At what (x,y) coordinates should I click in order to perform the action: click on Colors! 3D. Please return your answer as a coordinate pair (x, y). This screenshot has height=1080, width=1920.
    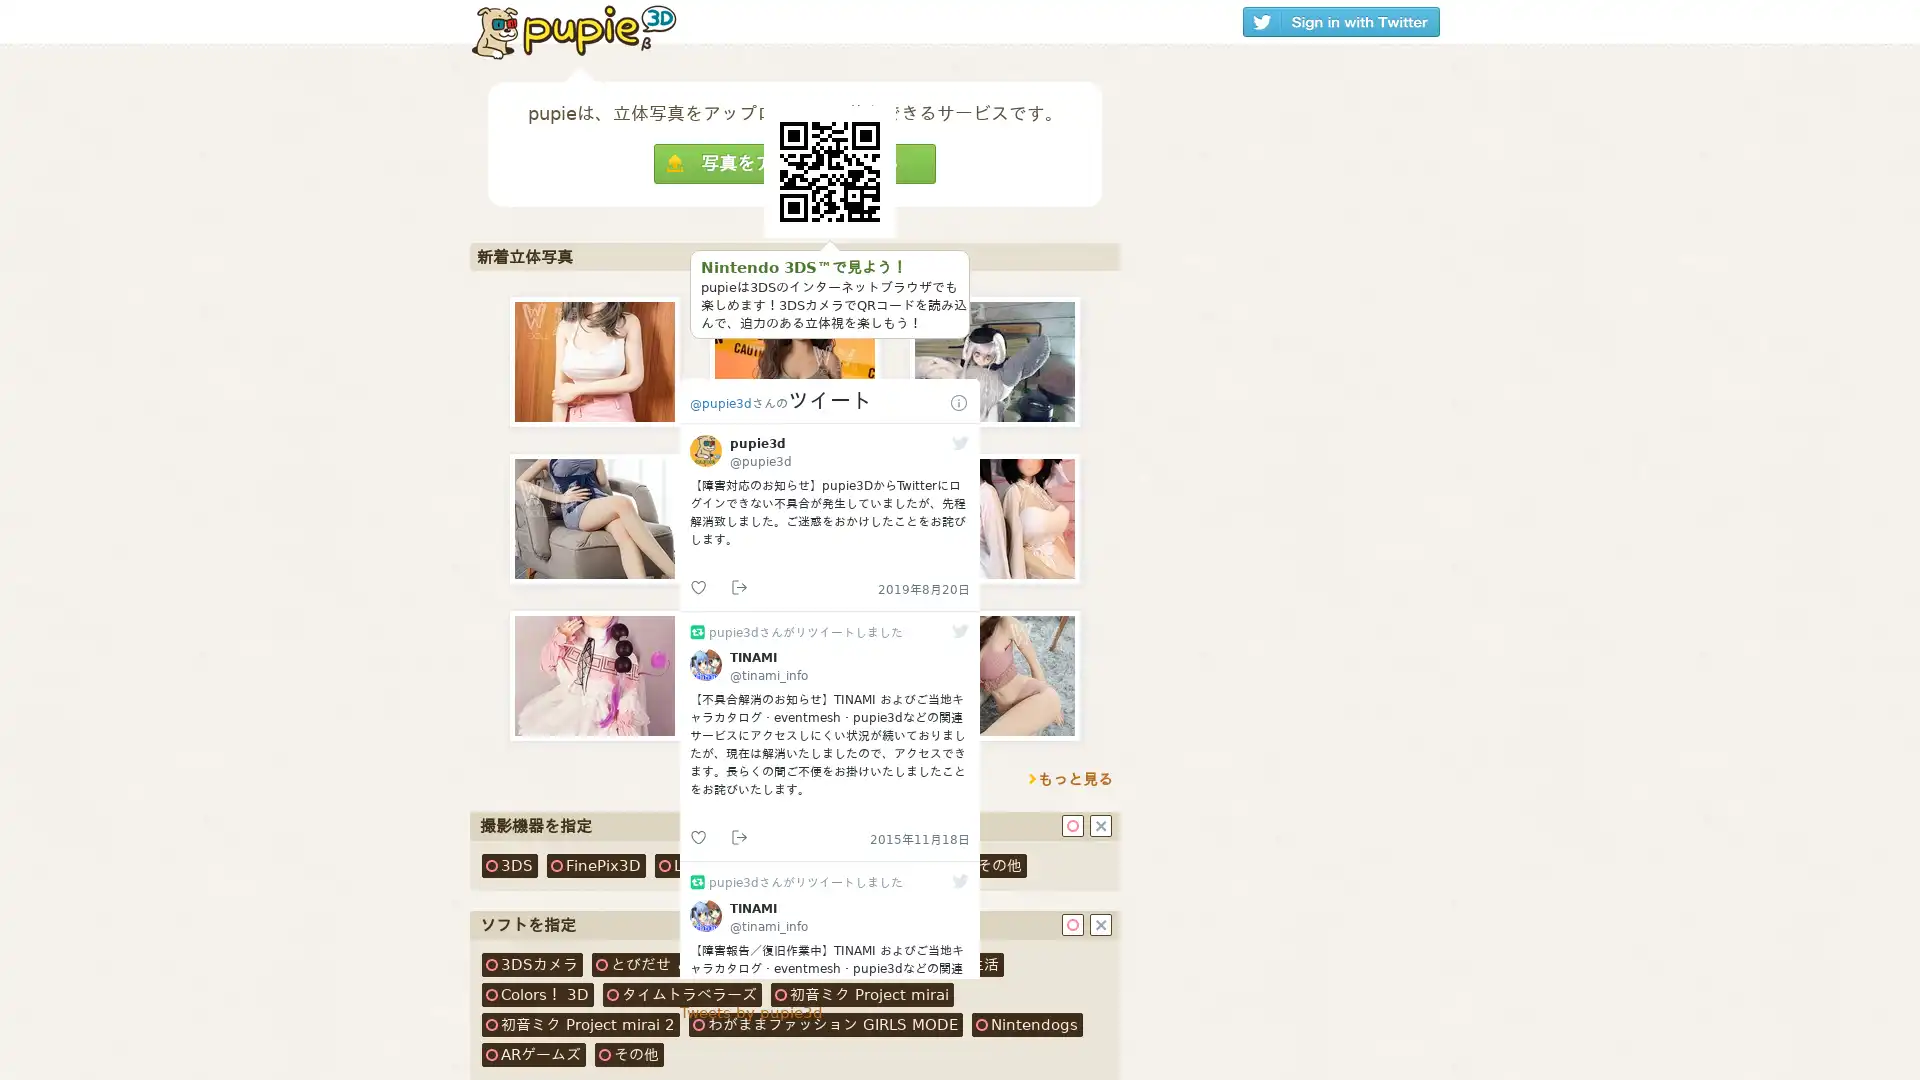
    Looking at the image, I should click on (537, 995).